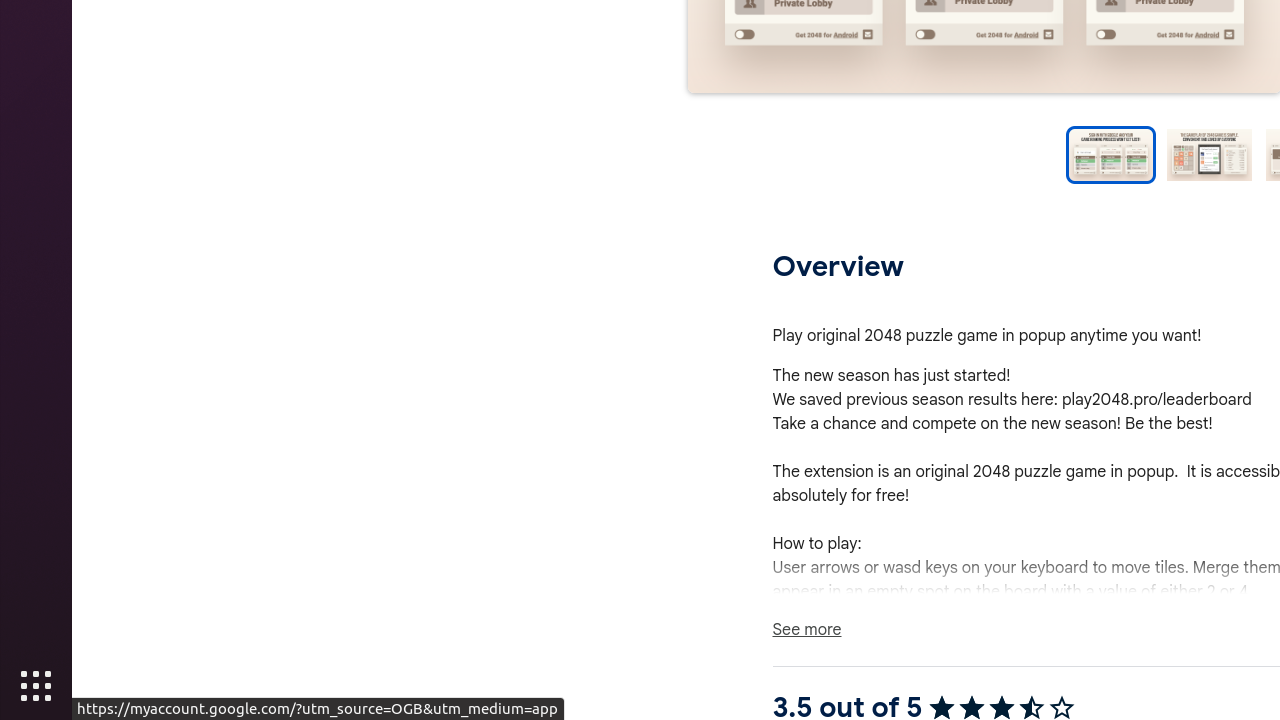  I want to click on 'Show Applications', so click(35, 685).